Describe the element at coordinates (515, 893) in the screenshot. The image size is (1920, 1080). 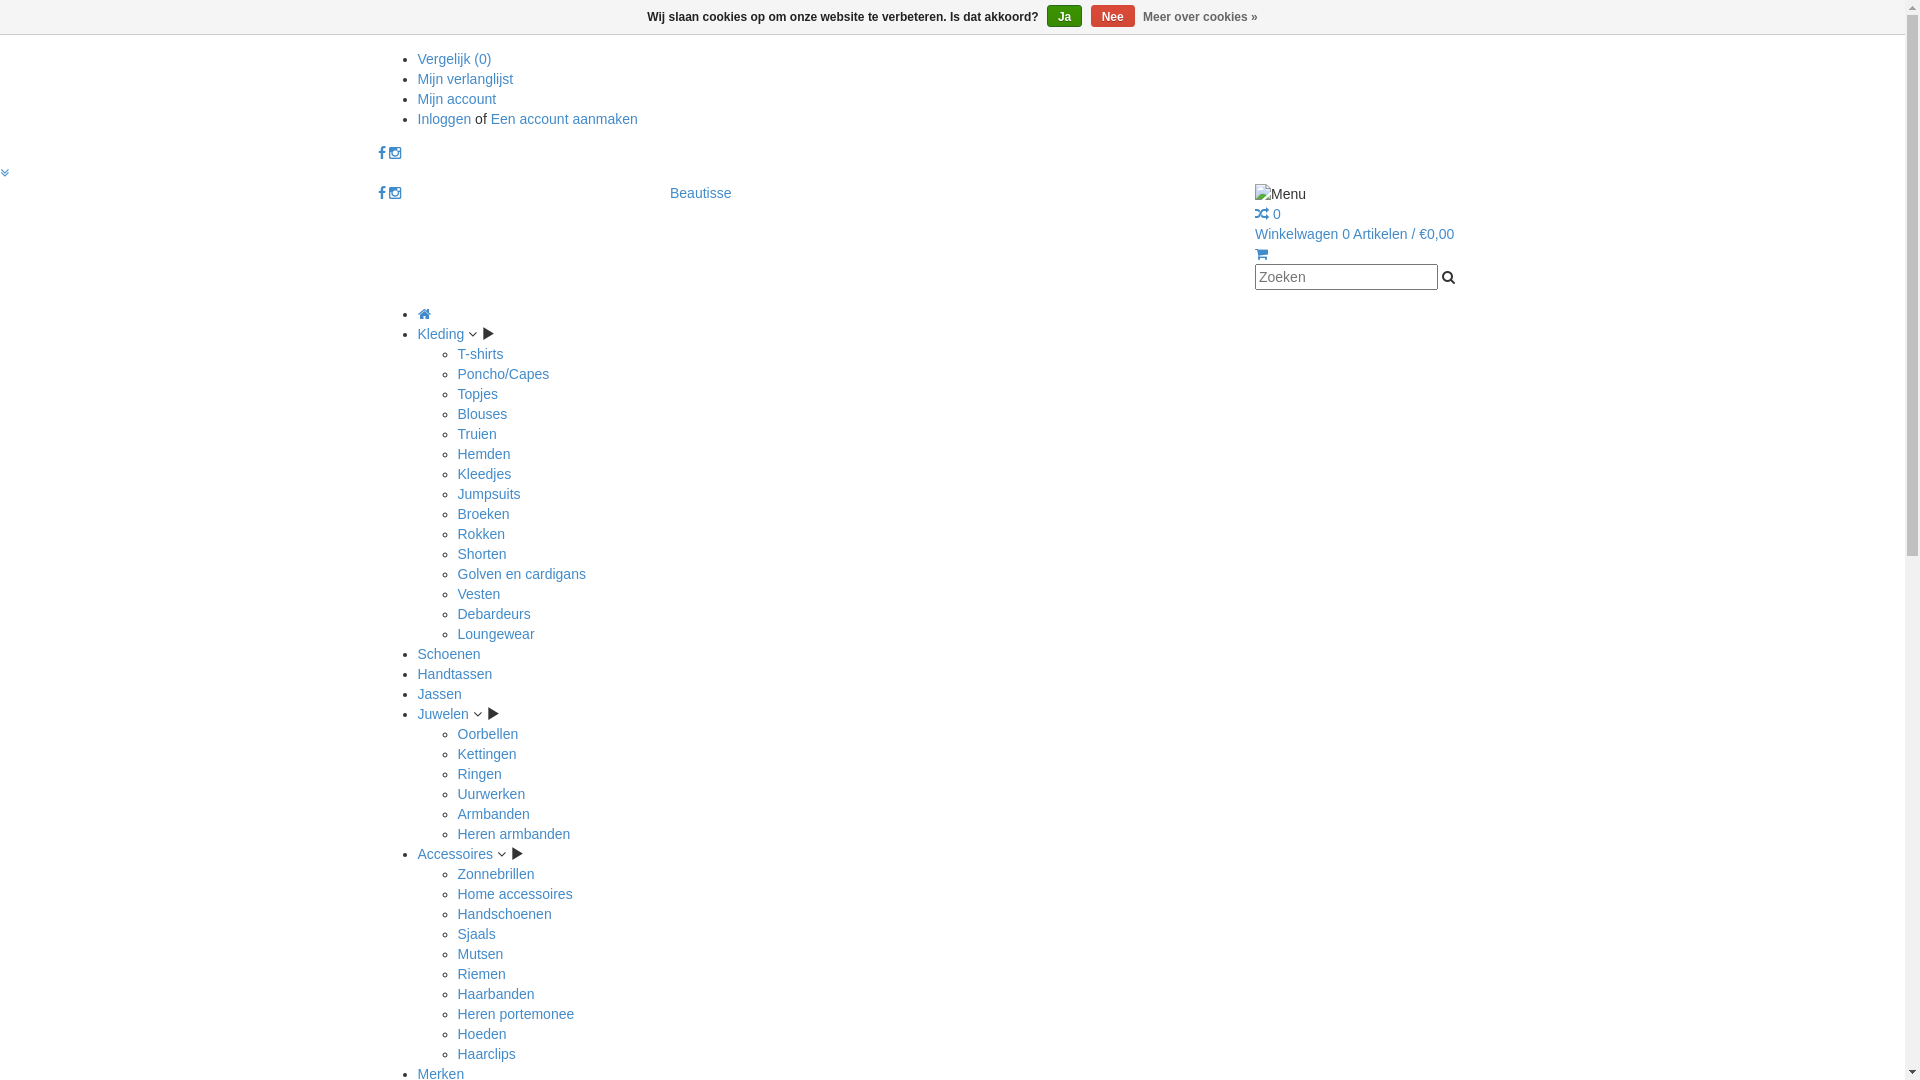
I see `'Home accessoires'` at that location.